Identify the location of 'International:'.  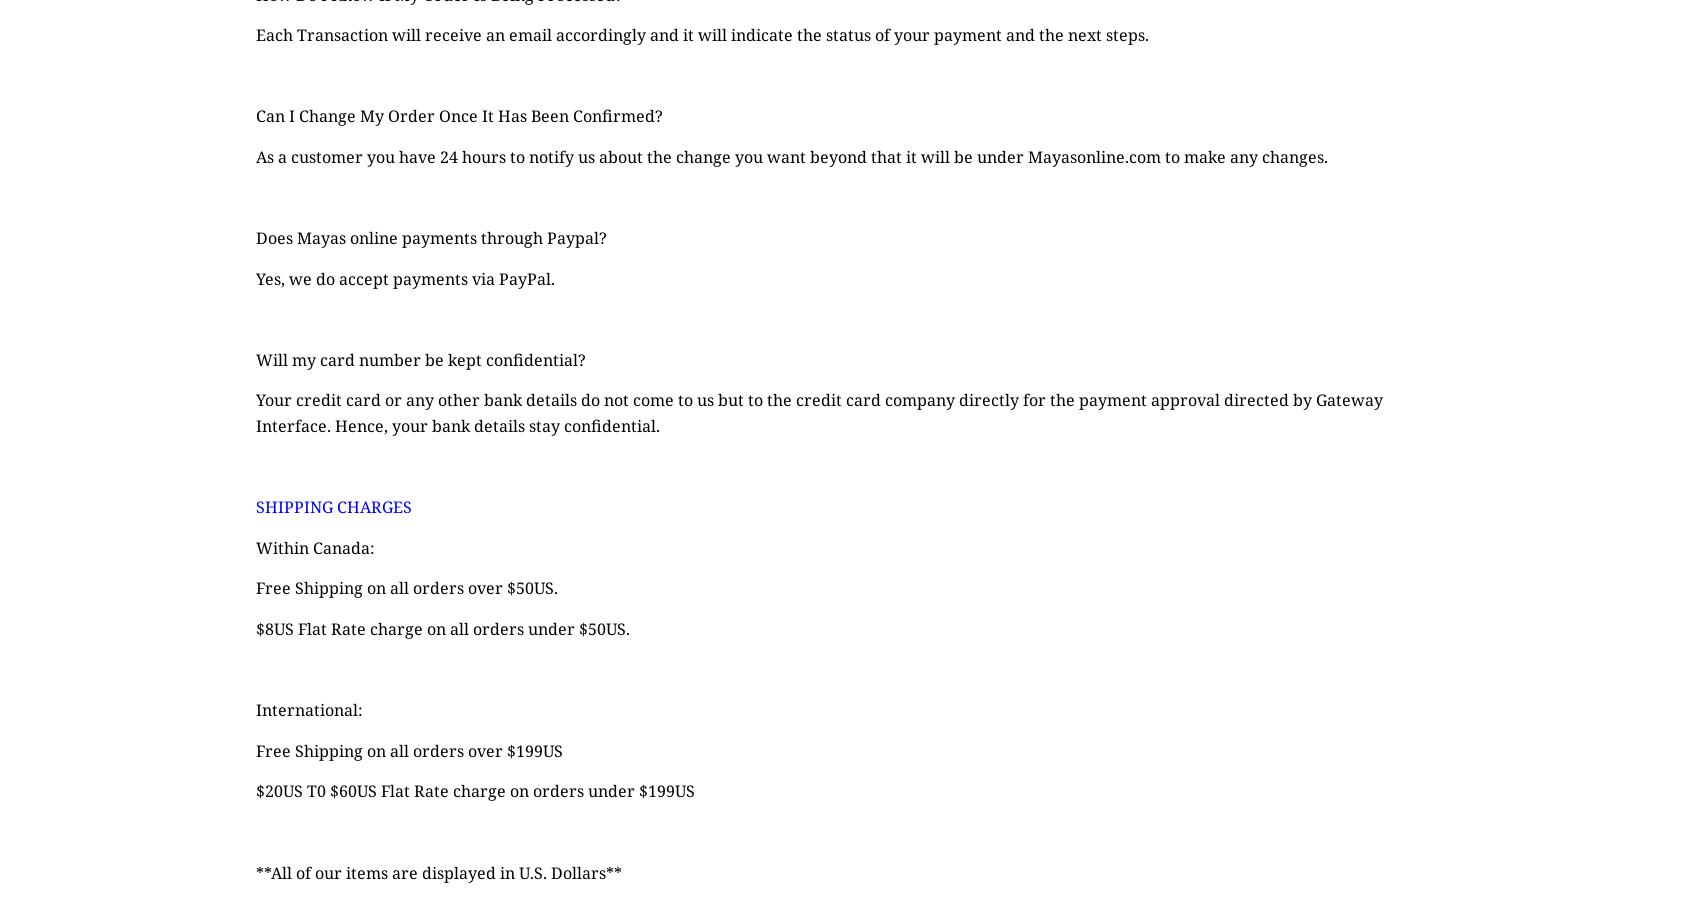
(308, 709).